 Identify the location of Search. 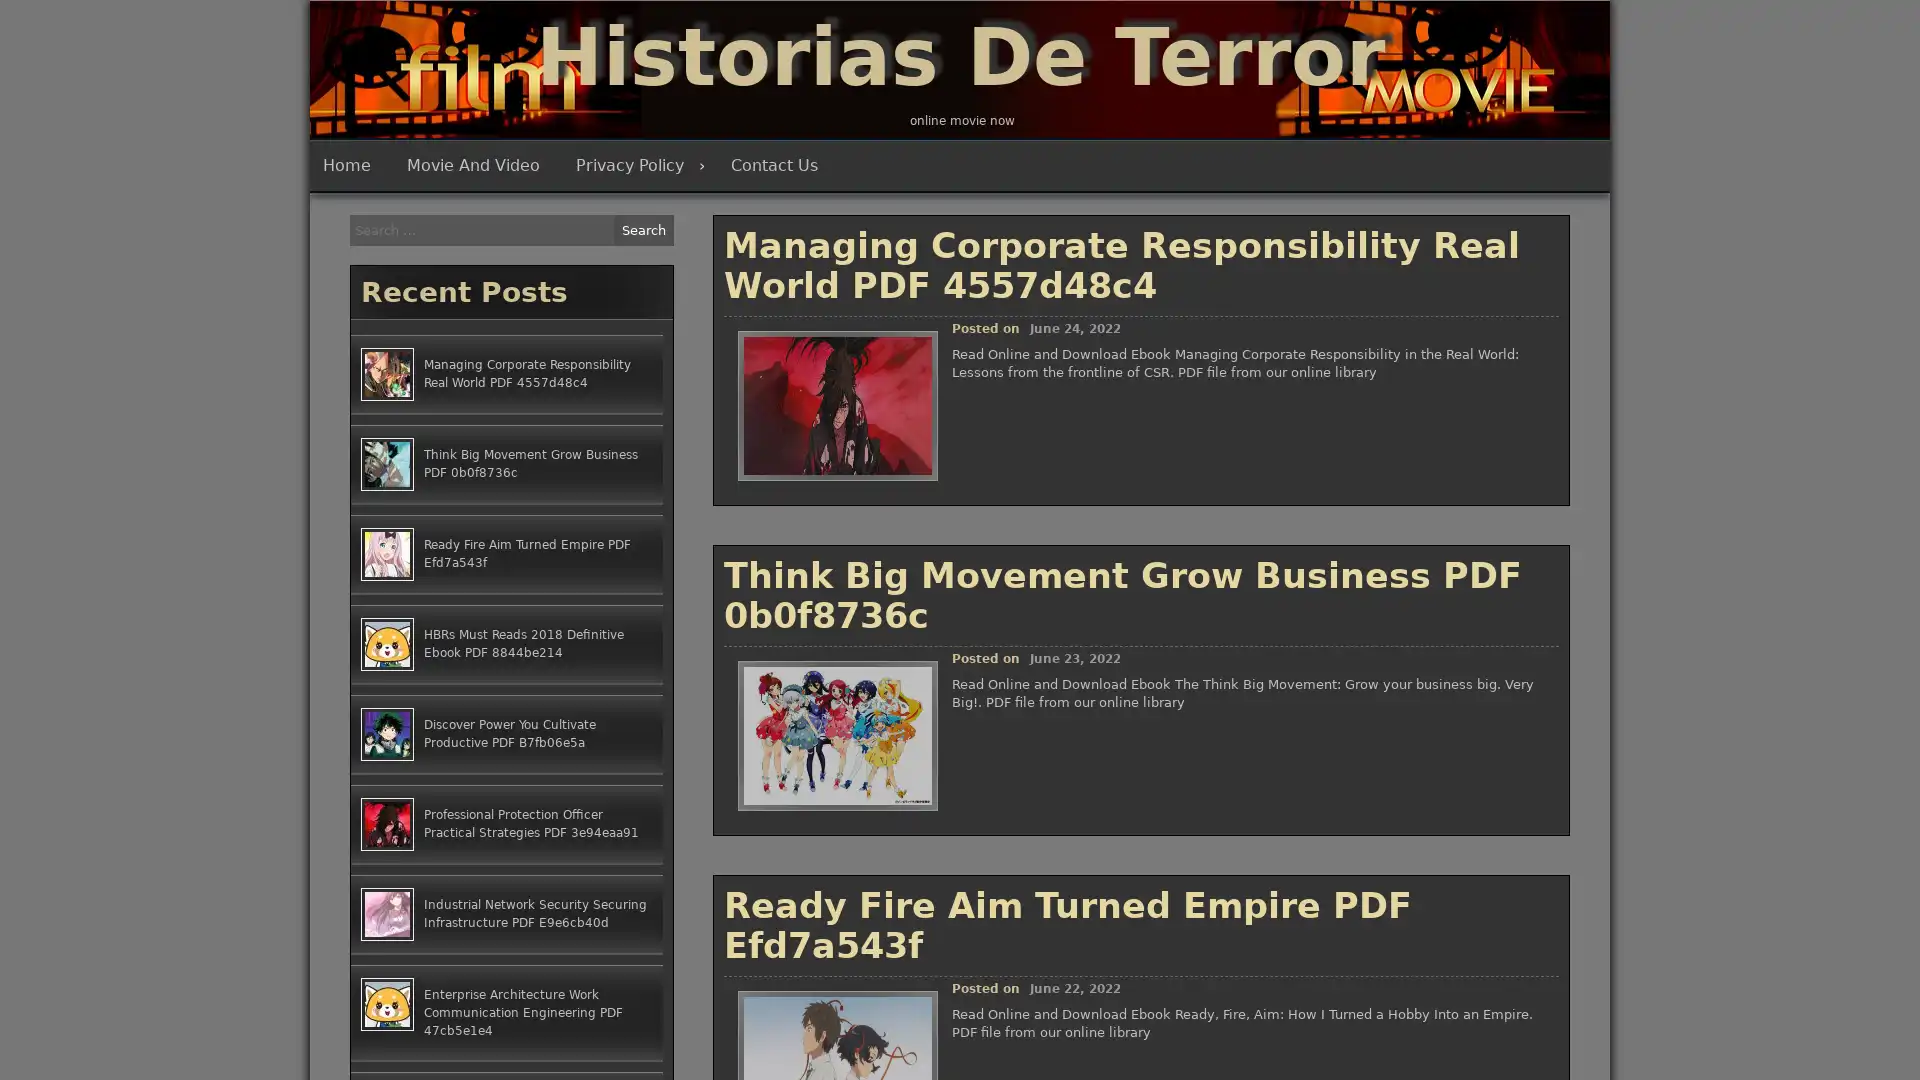
(643, 229).